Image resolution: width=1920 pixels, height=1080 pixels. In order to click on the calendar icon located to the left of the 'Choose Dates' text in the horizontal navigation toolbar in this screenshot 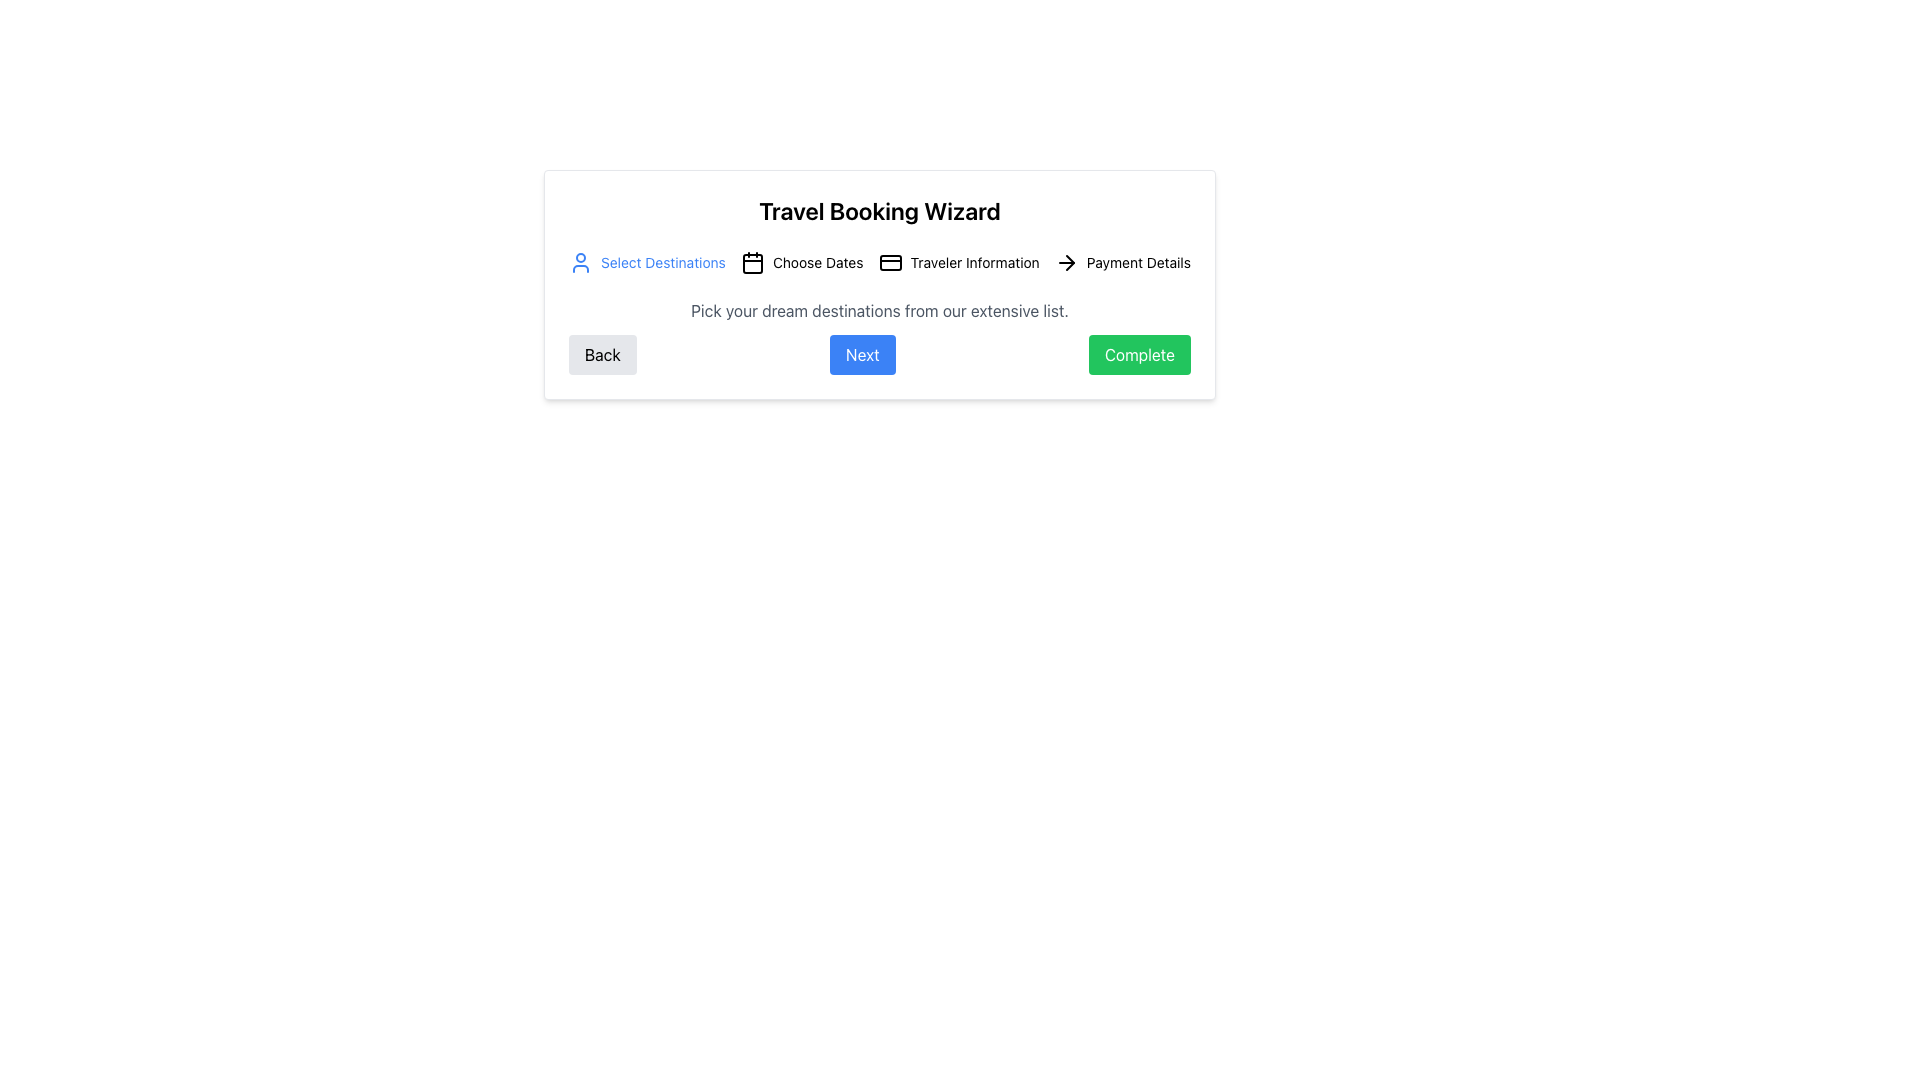, I will do `click(752, 261)`.